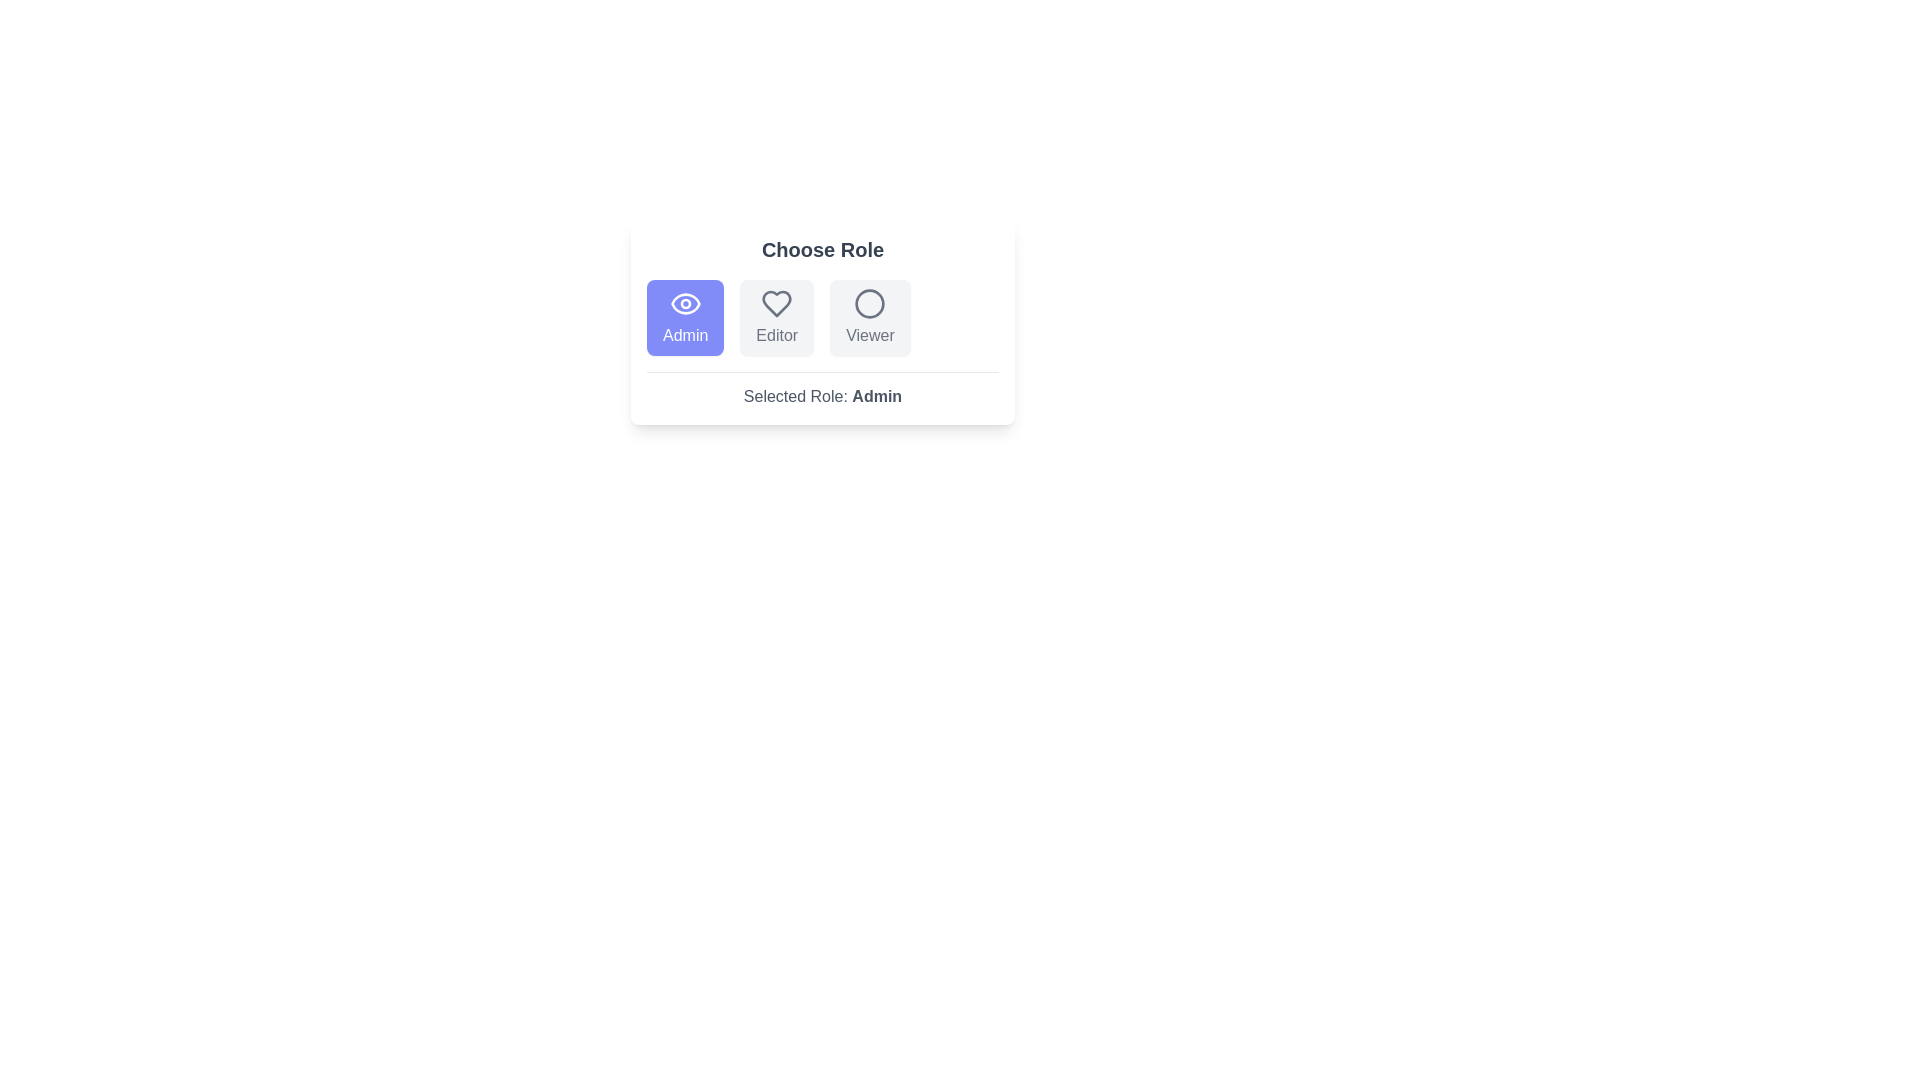 This screenshot has height=1080, width=1920. I want to click on the 'Admin' role selection icon located at the top center of the purple 'Admin' button to indicate its functionality as an interactive guide, so click(685, 304).